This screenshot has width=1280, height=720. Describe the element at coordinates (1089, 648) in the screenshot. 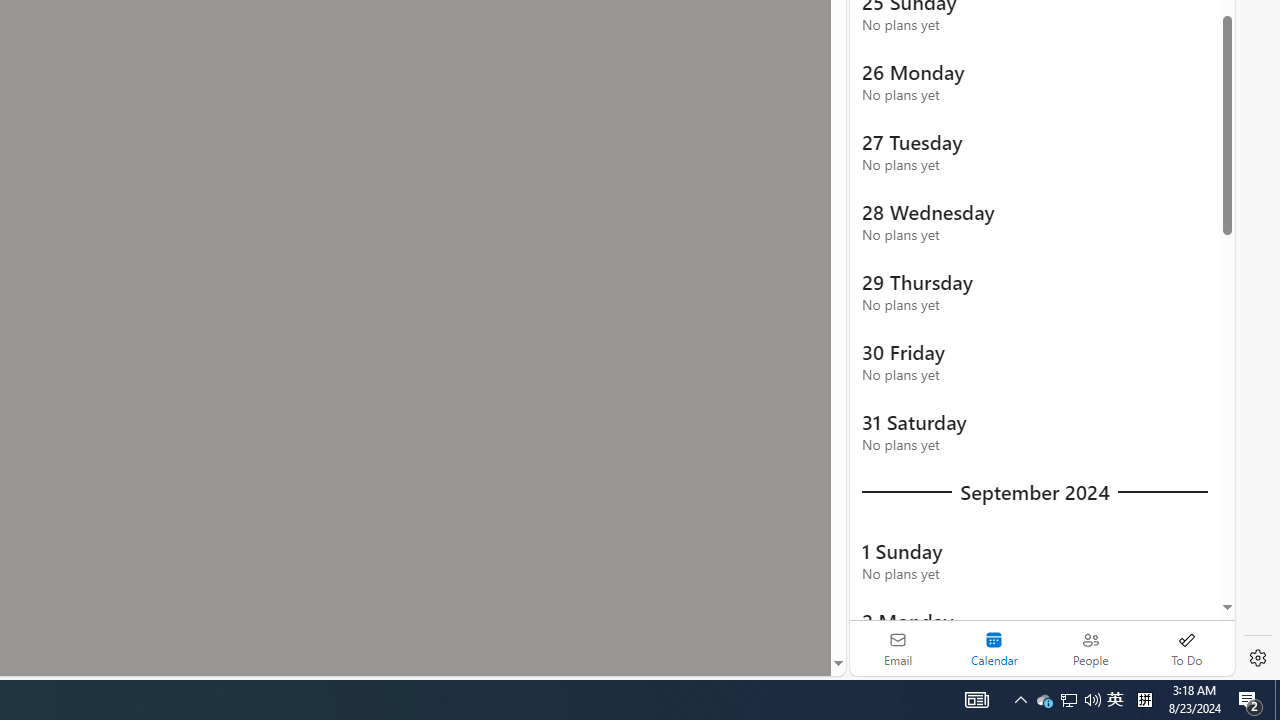

I see `'People'` at that location.